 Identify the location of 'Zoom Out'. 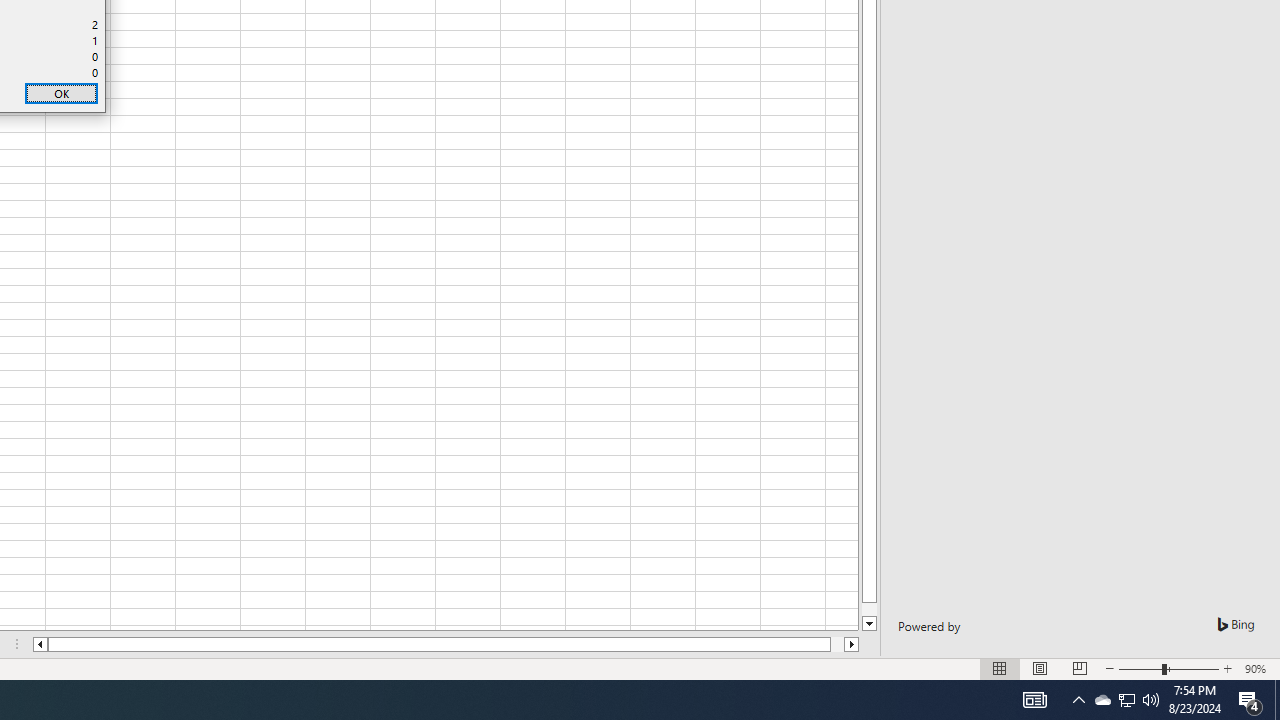
(1140, 669).